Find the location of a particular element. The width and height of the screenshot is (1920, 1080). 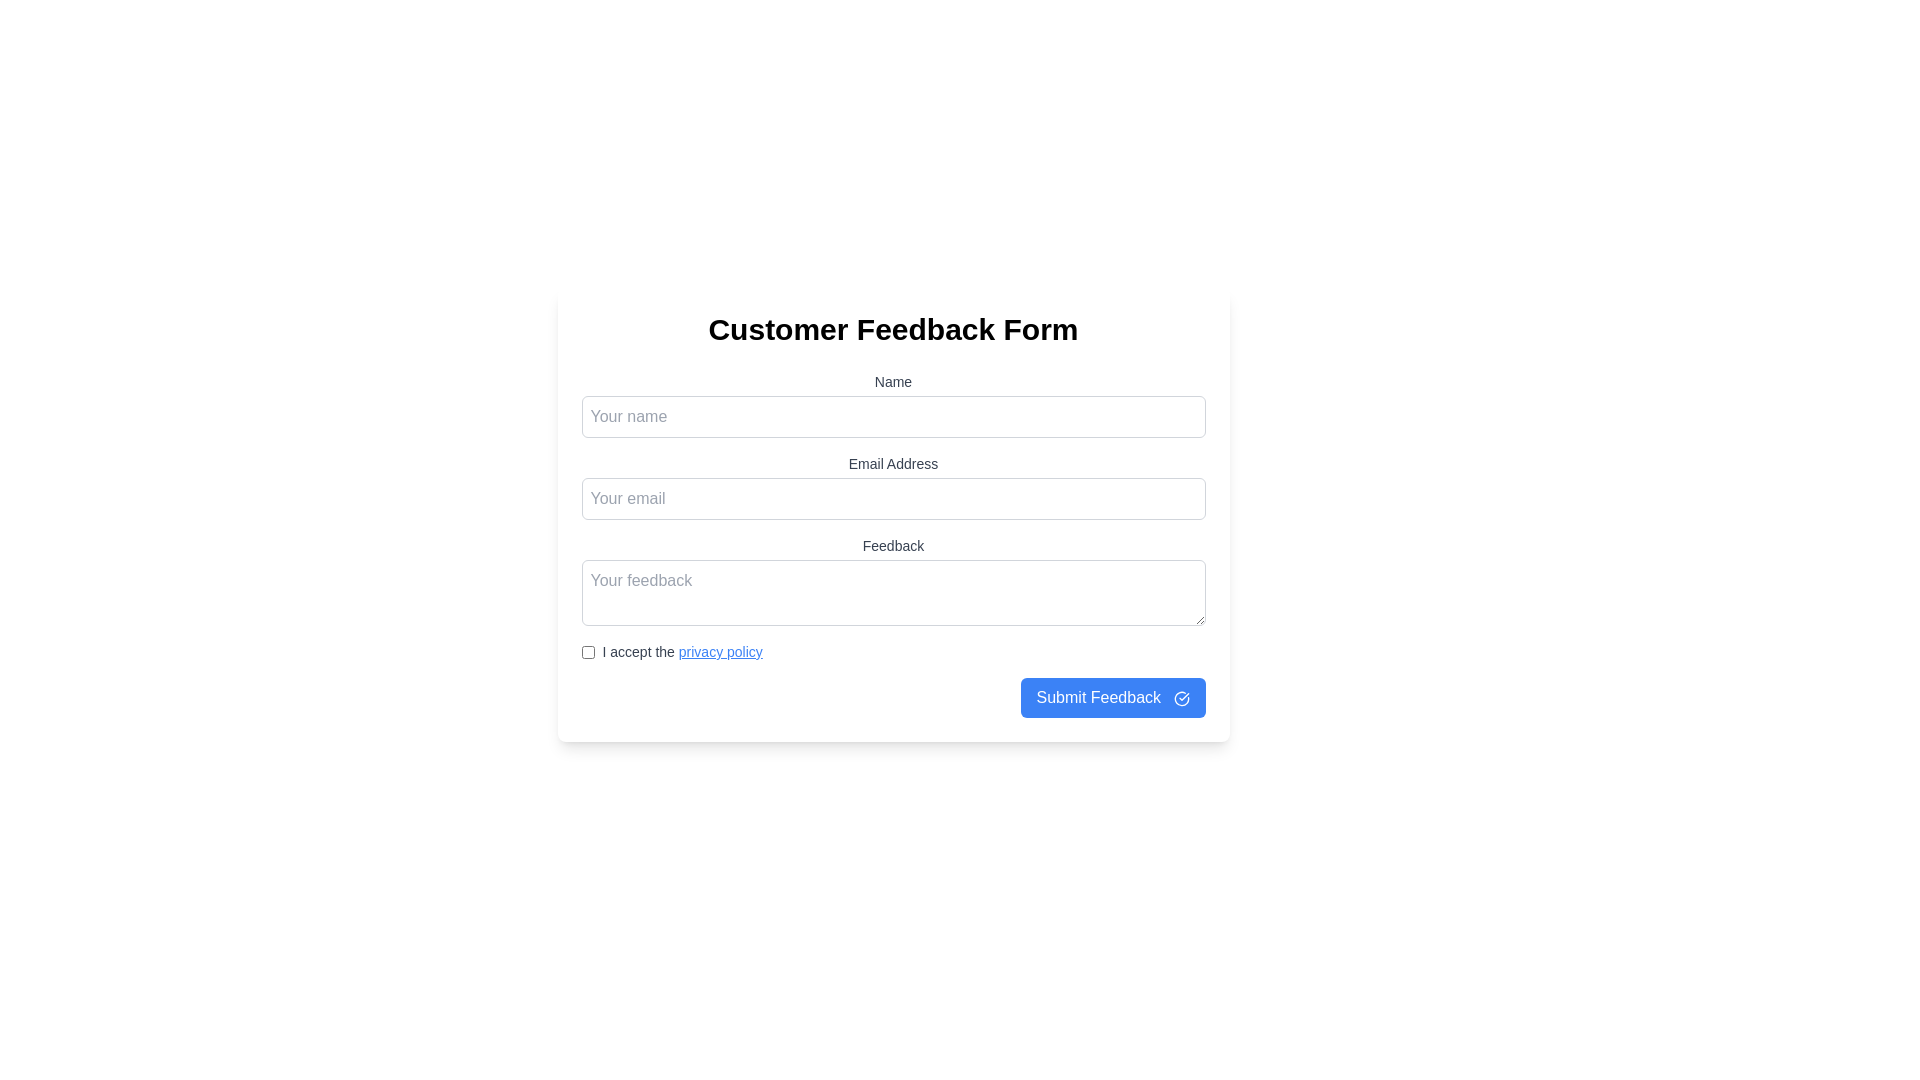

the labeled input field for entering an email address by pressing the Tab key is located at coordinates (892, 486).